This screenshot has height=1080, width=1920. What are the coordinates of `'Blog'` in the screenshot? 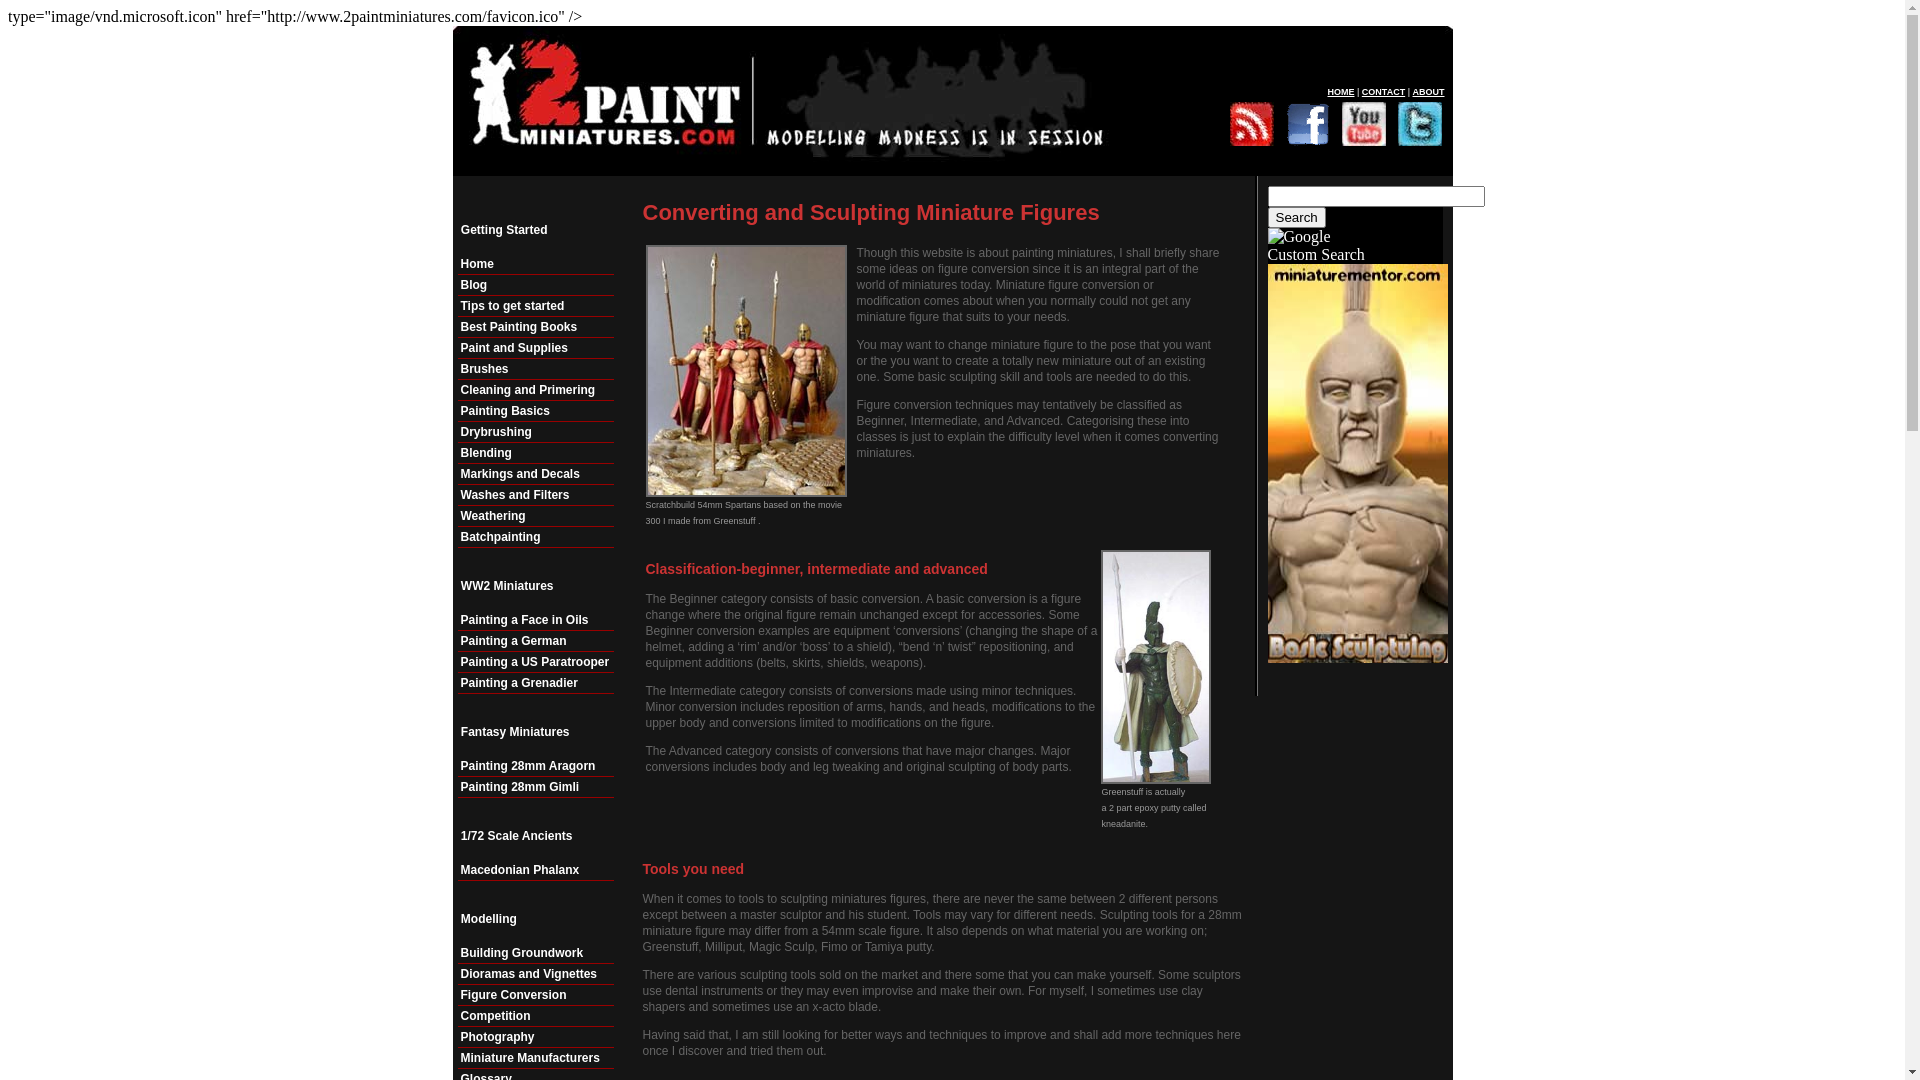 It's located at (456, 285).